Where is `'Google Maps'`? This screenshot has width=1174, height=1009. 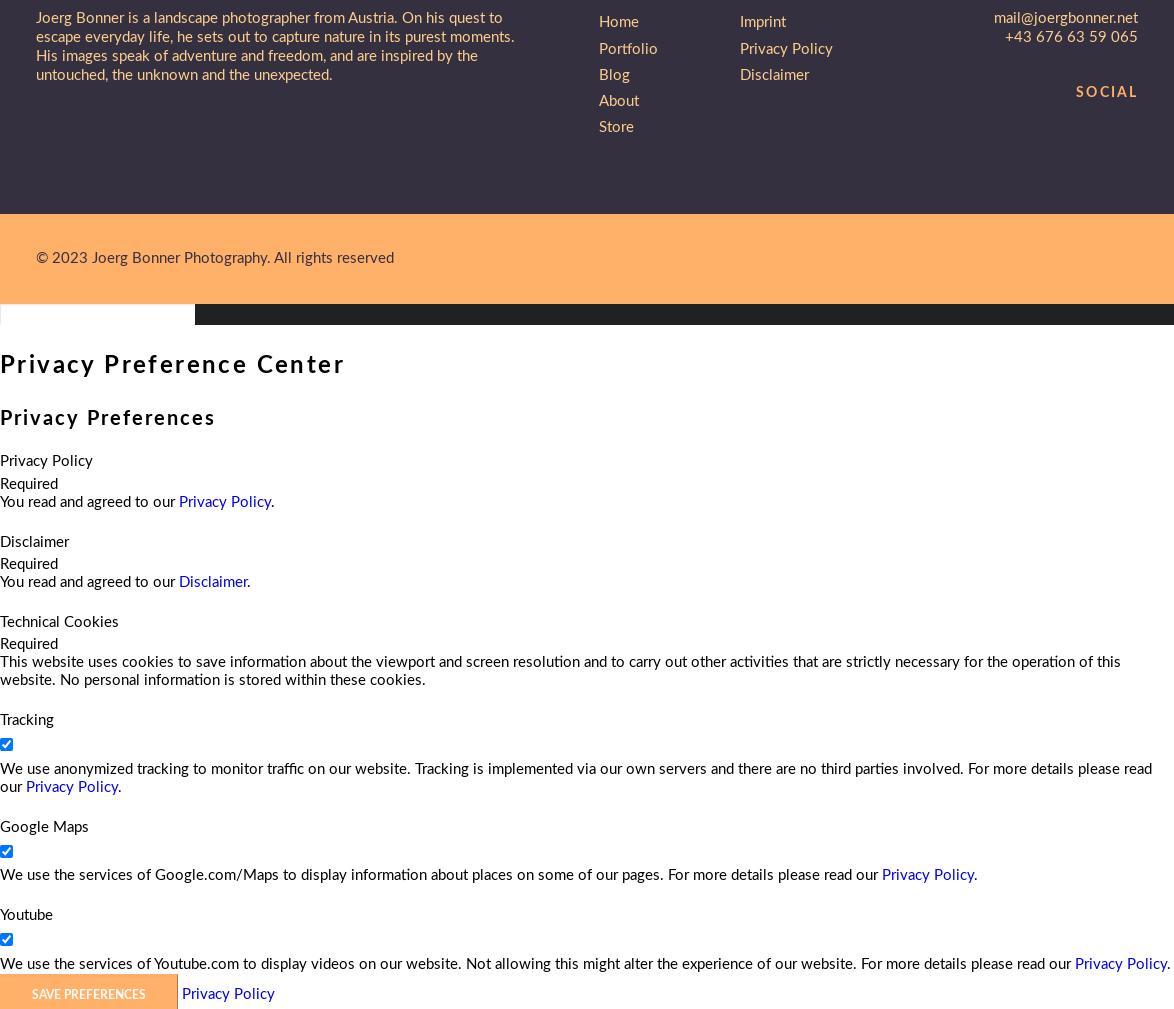 'Google Maps' is located at coordinates (44, 826).